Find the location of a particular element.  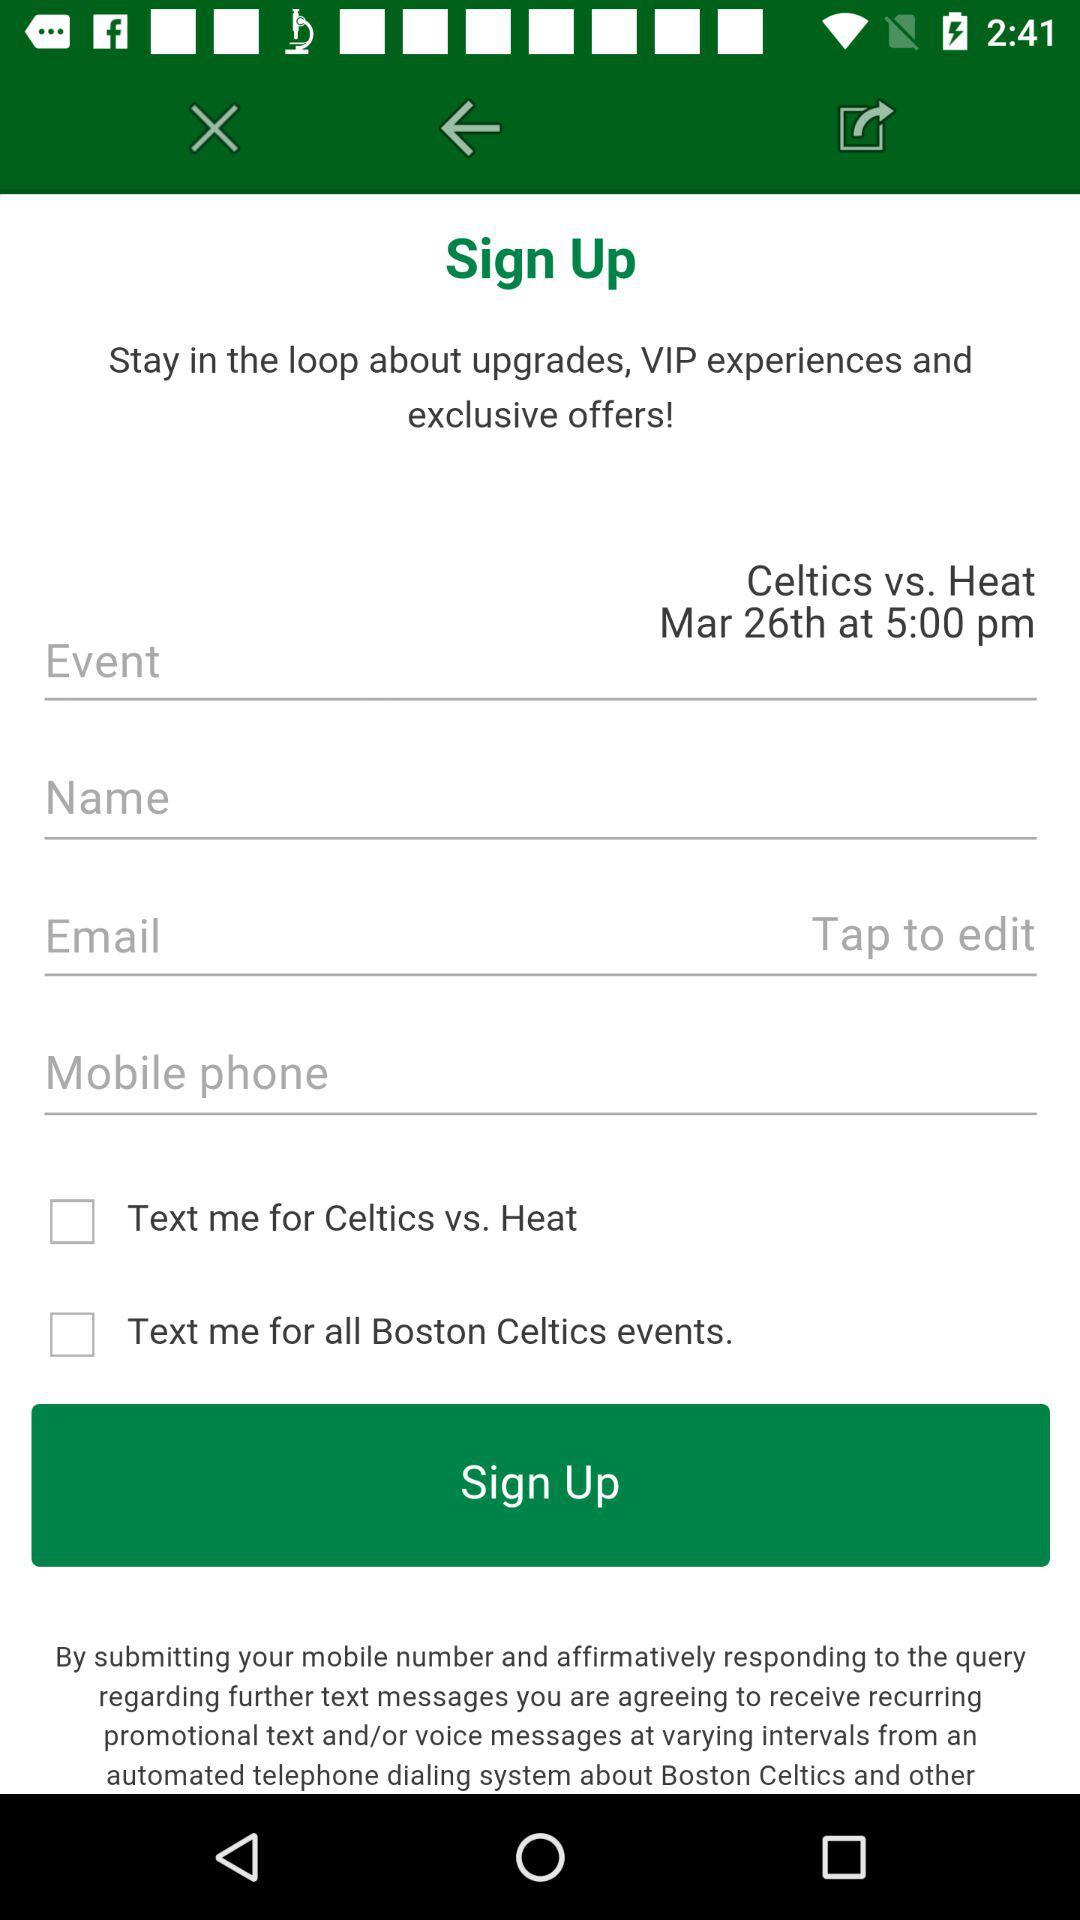

share the page is located at coordinates (864, 127).